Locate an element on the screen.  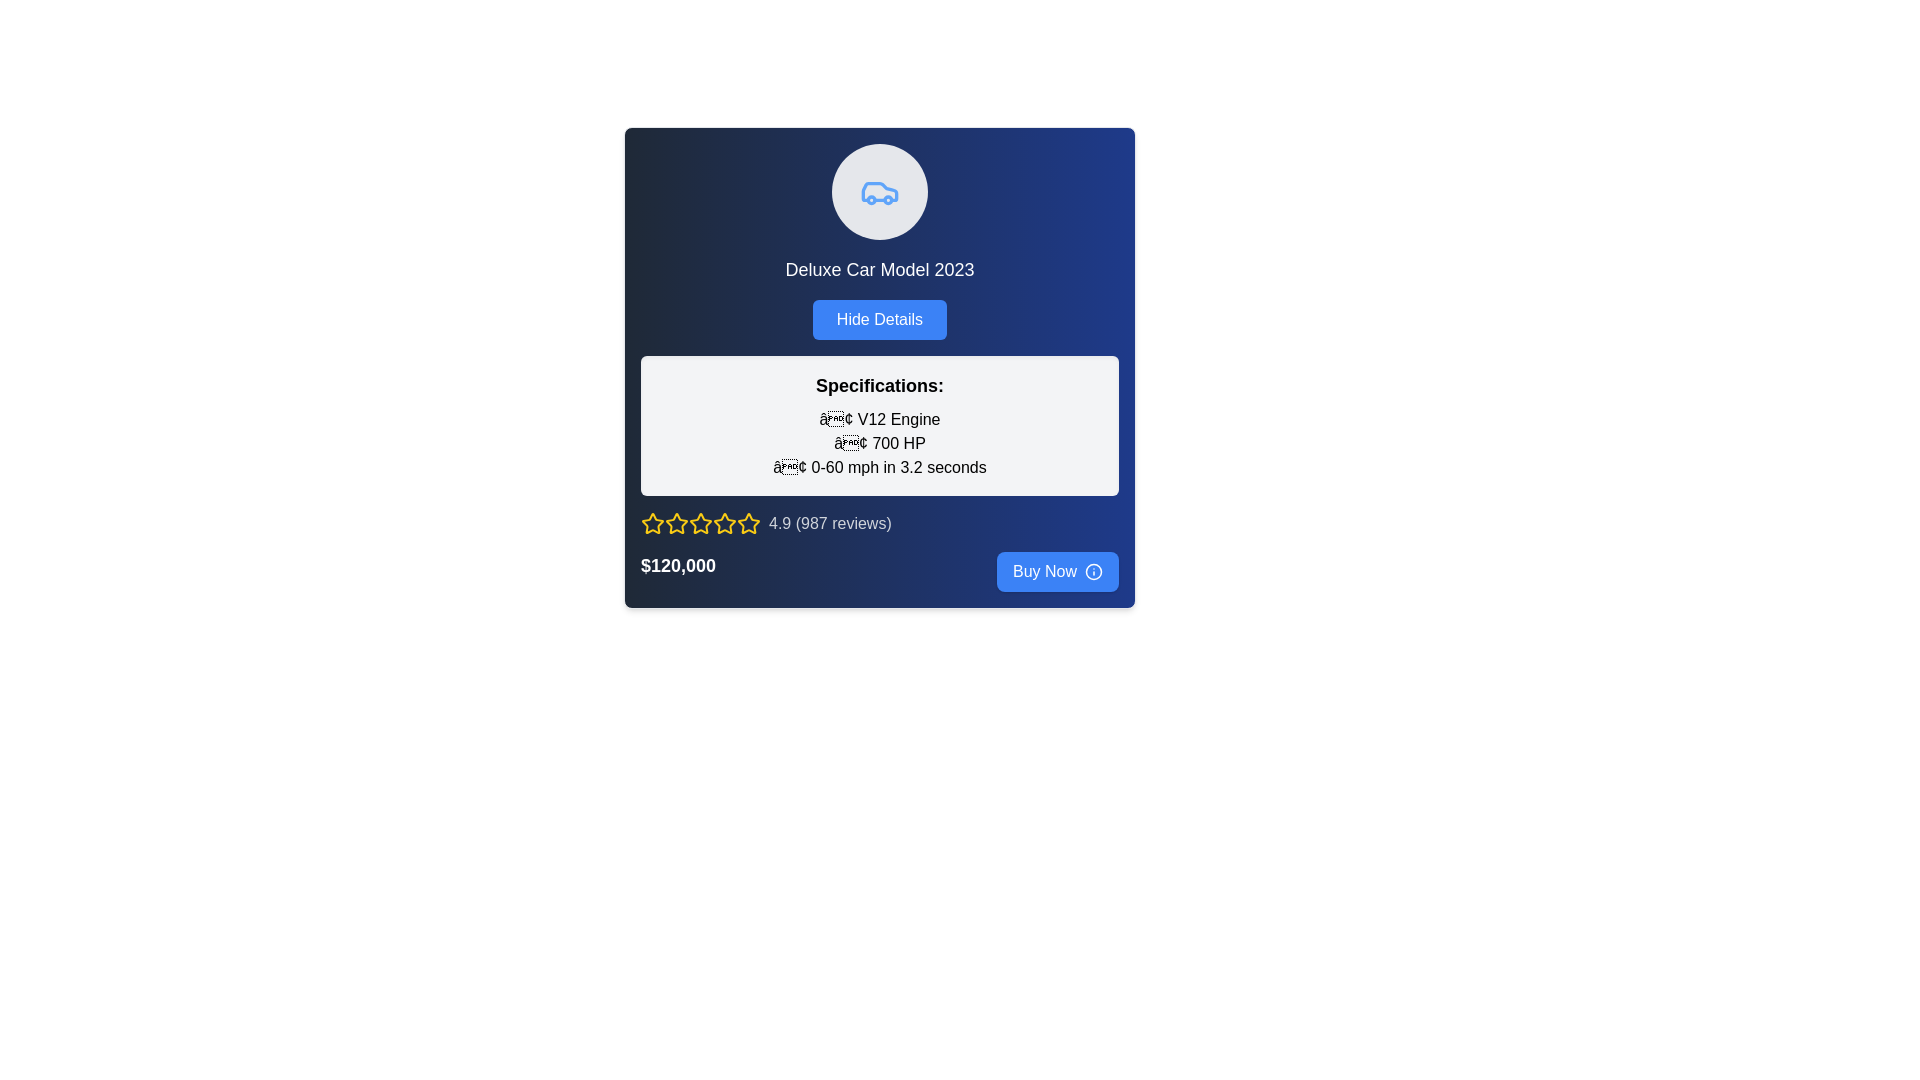
the text label that reads 'Deluxe Car Model 2023', which is styled in white and positioned below a car icon and above the 'Hide Details' button is located at coordinates (879, 270).